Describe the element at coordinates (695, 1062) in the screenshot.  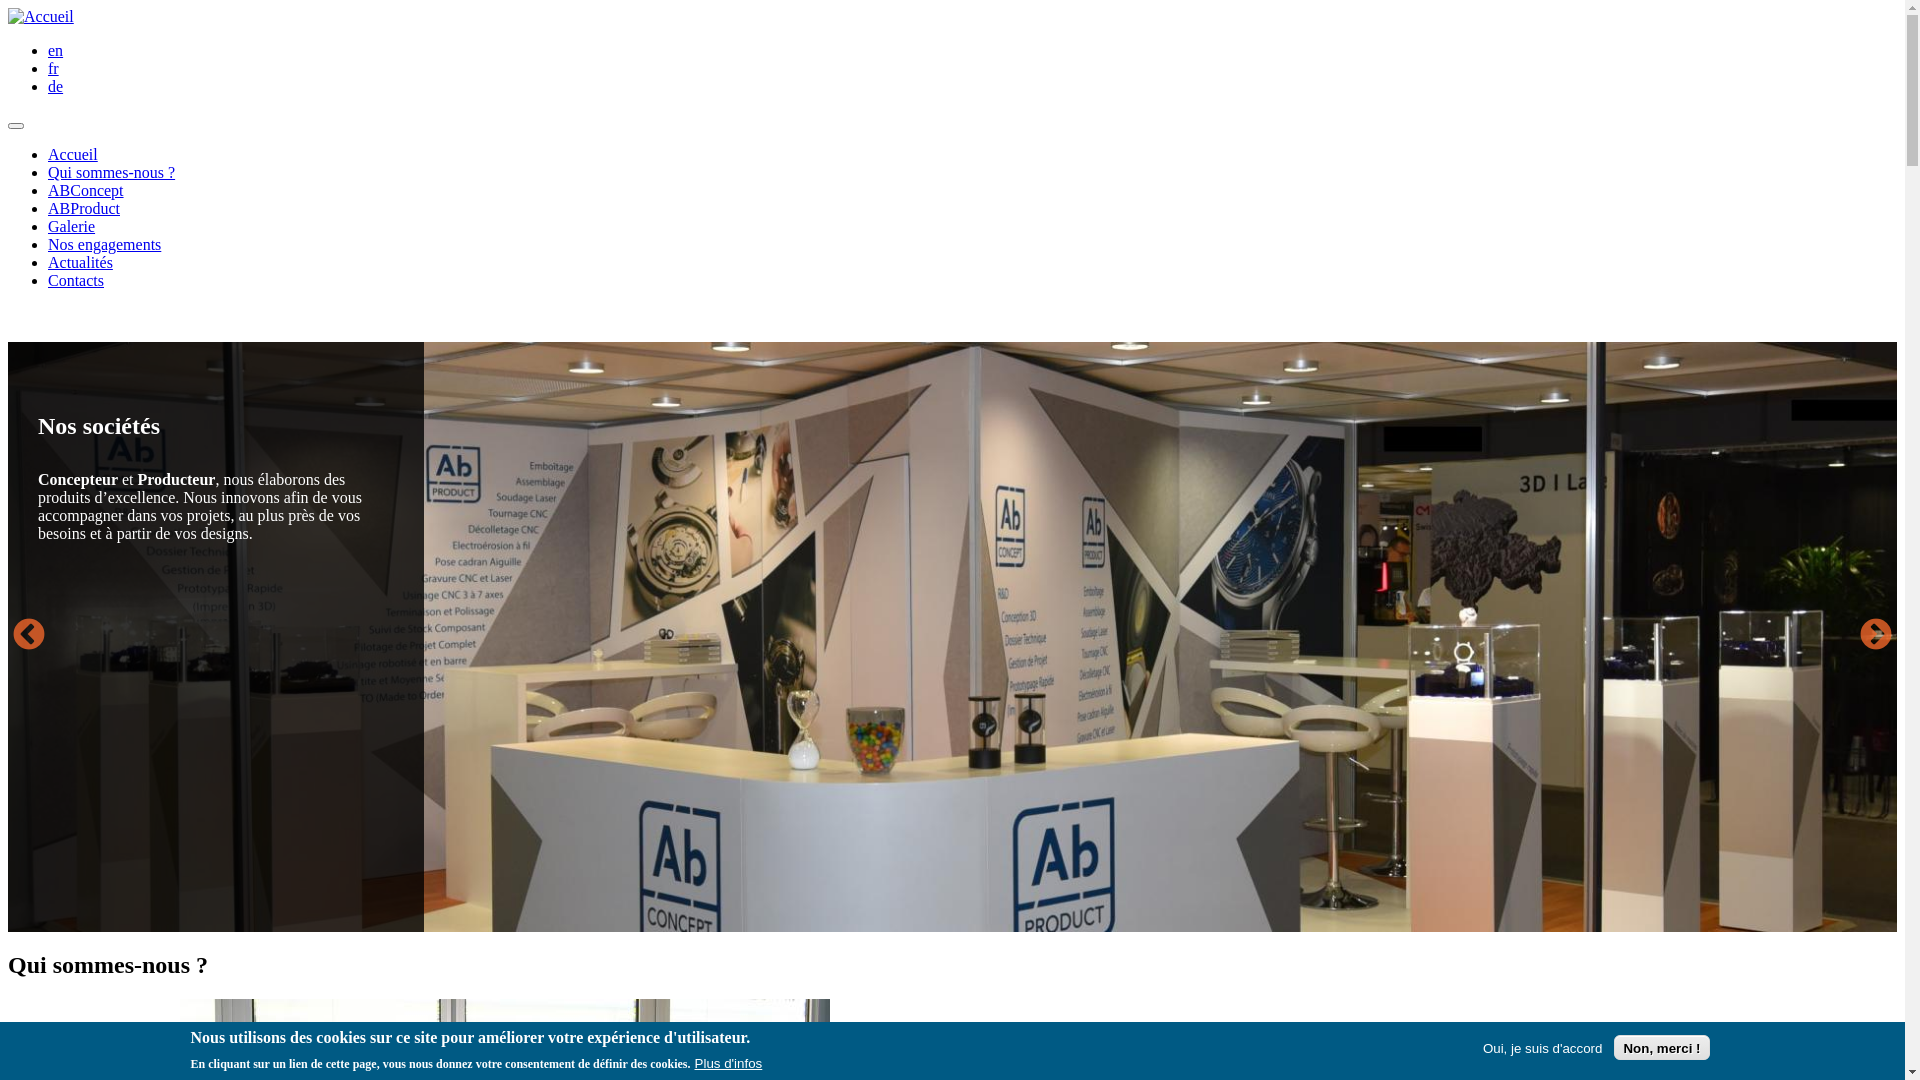
I see `'Plus d'infos'` at that location.